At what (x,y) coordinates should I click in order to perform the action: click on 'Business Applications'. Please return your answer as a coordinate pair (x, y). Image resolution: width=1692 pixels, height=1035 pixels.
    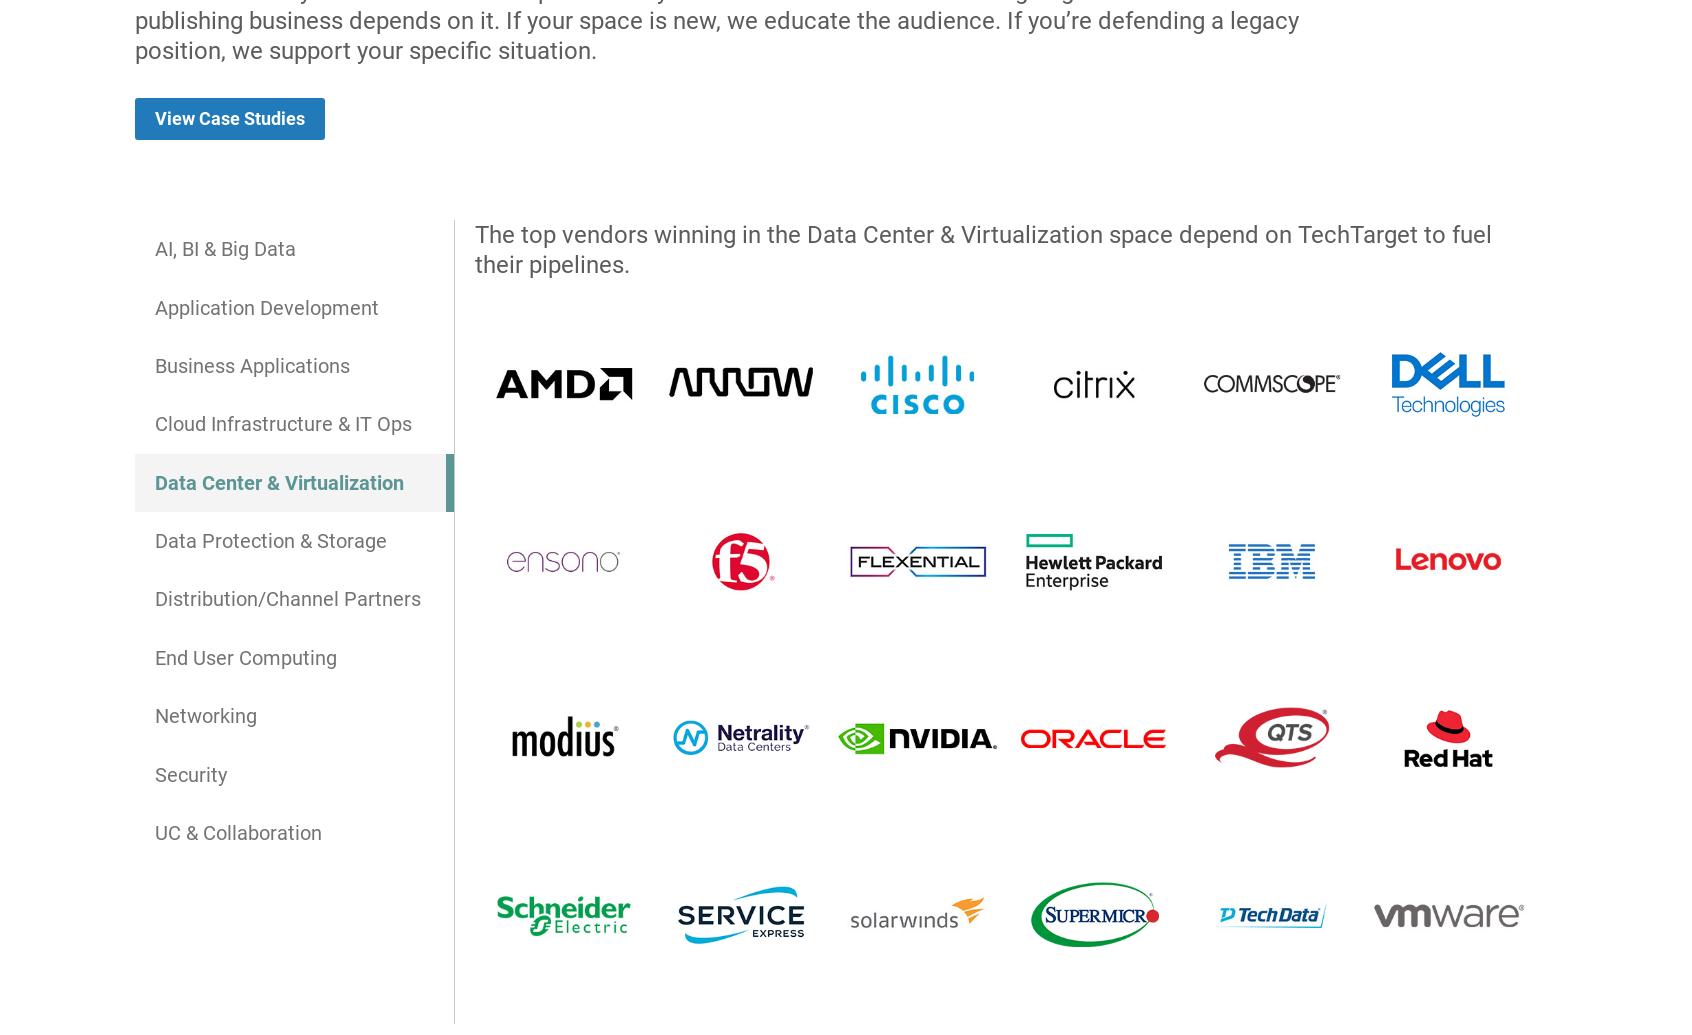
    Looking at the image, I should click on (251, 365).